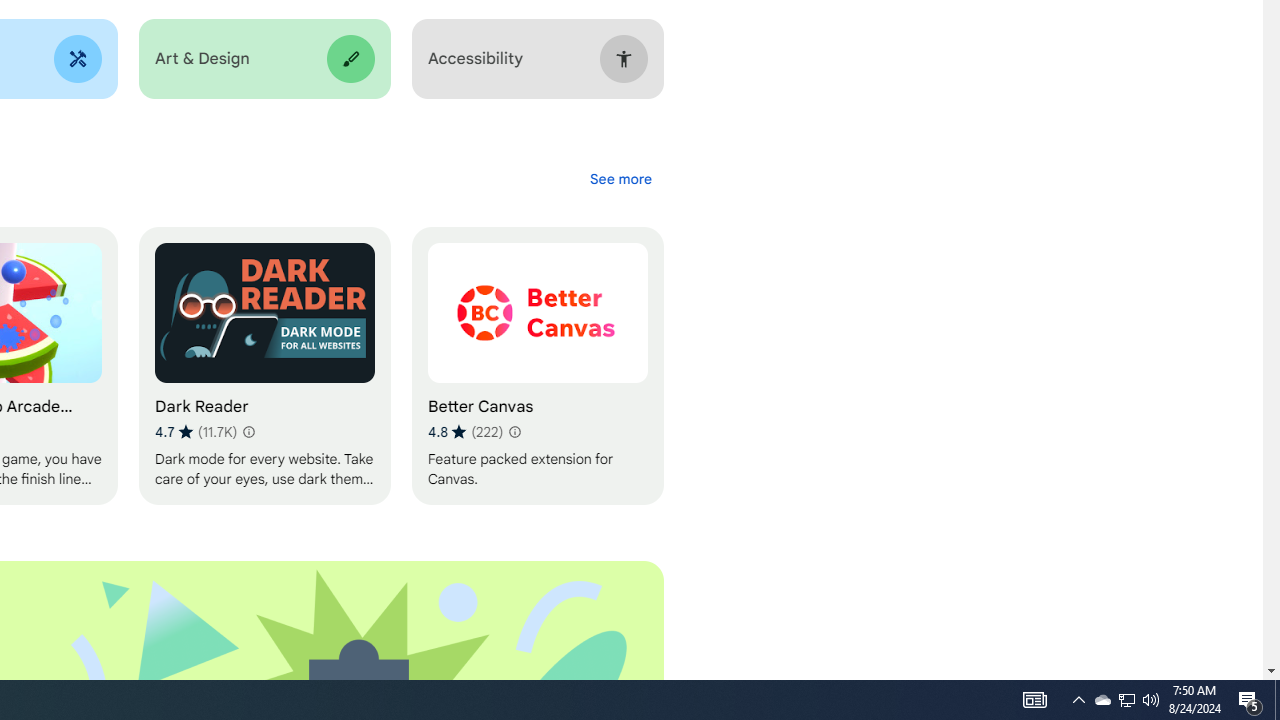 The height and width of the screenshot is (720, 1280). I want to click on 'Art & Design', so click(263, 58).